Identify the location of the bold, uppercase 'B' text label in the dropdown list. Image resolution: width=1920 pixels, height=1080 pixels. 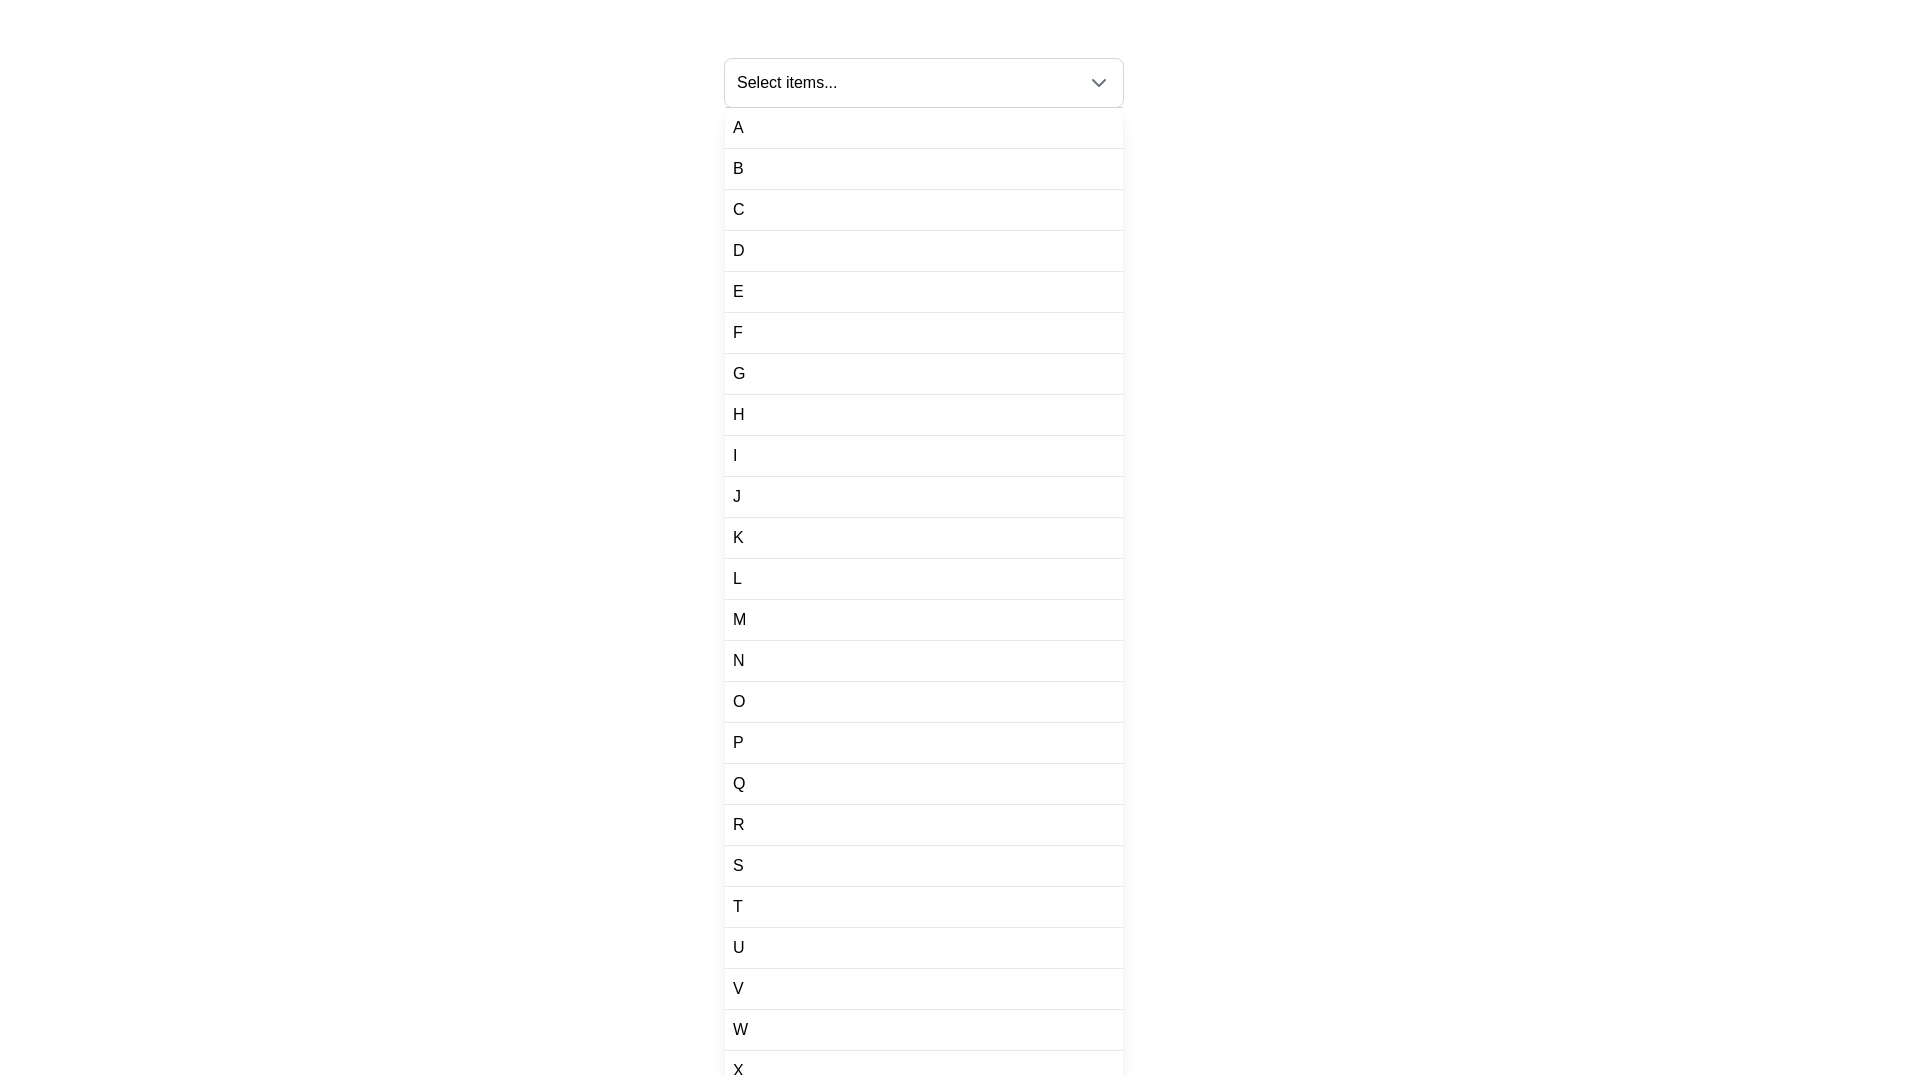
(737, 168).